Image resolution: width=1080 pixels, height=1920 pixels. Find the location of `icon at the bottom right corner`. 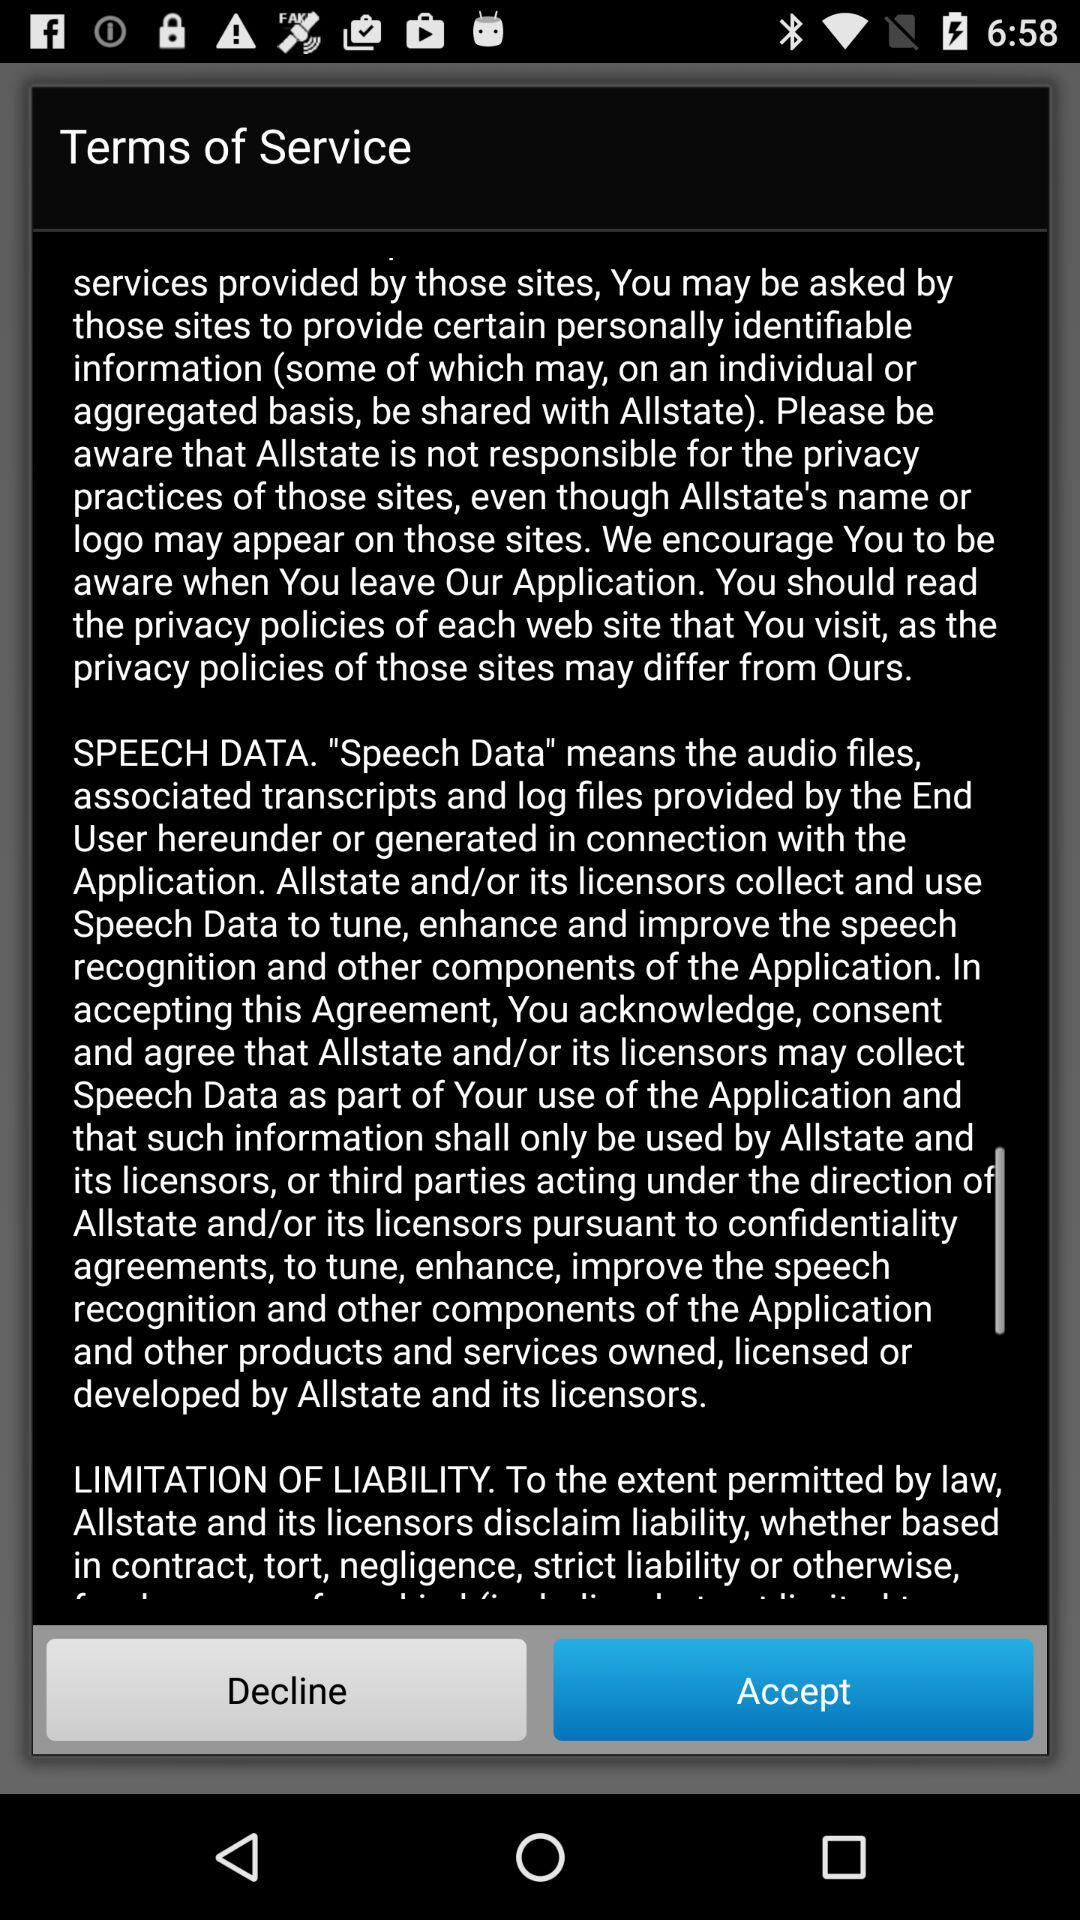

icon at the bottom right corner is located at coordinates (792, 1688).